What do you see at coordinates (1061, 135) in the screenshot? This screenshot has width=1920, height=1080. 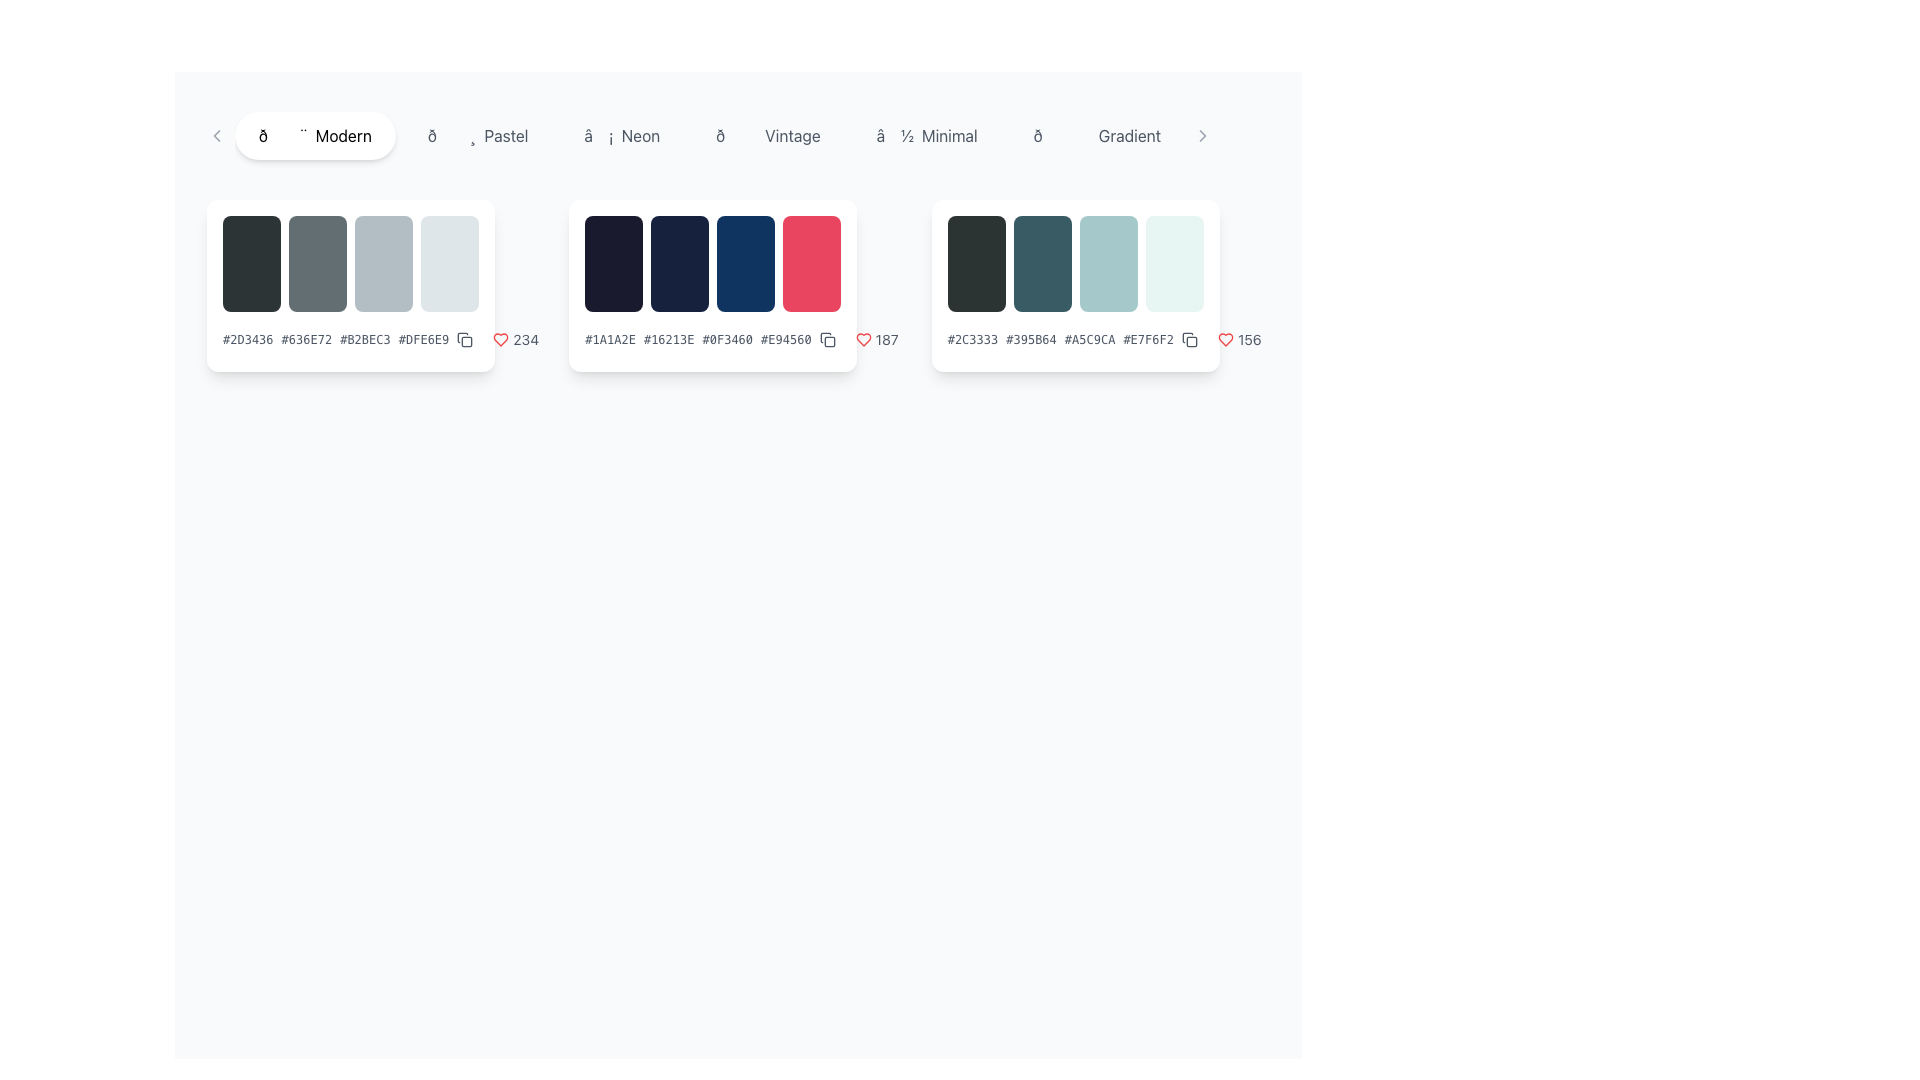 I see `the button labeled 'Gradient' that contains the single character emoji positioned at the top center of the interface` at bounding box center [1061, 135].